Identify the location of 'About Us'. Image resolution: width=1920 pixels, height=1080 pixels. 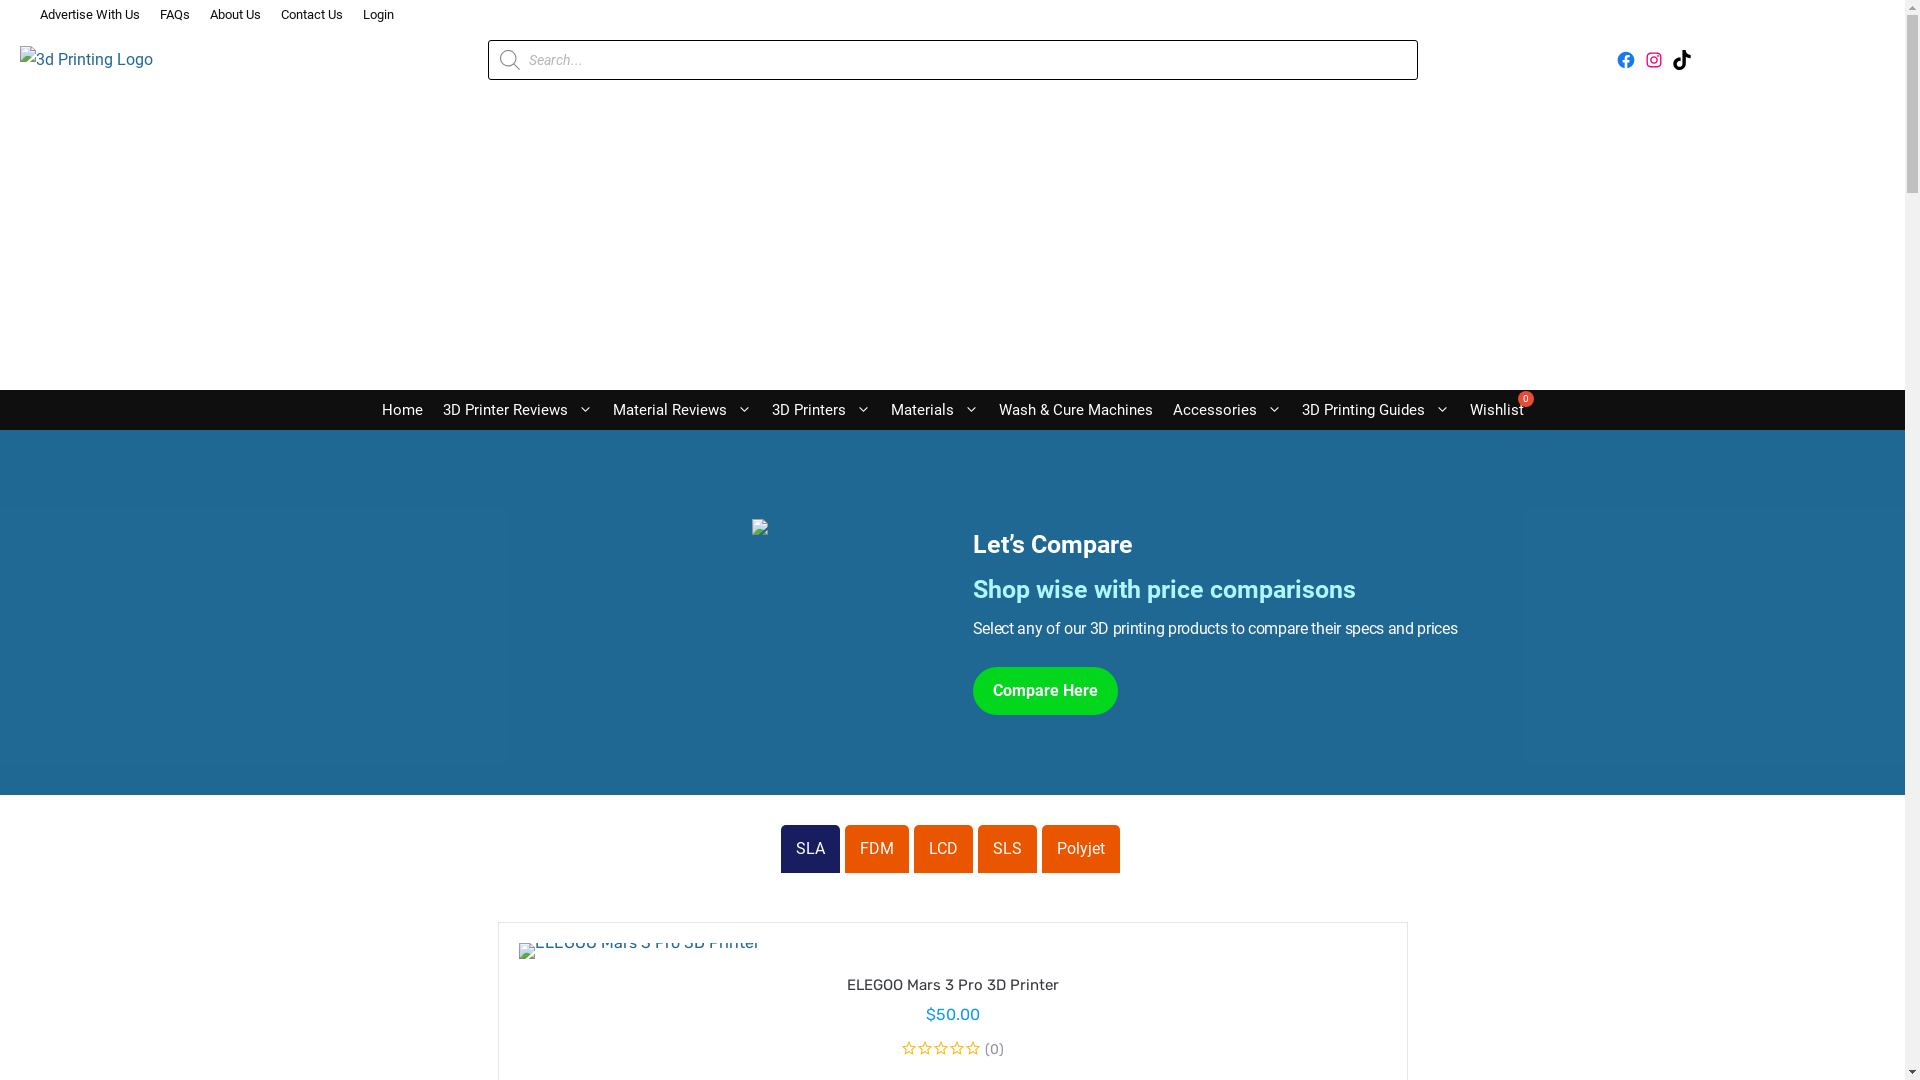
(235, 15).